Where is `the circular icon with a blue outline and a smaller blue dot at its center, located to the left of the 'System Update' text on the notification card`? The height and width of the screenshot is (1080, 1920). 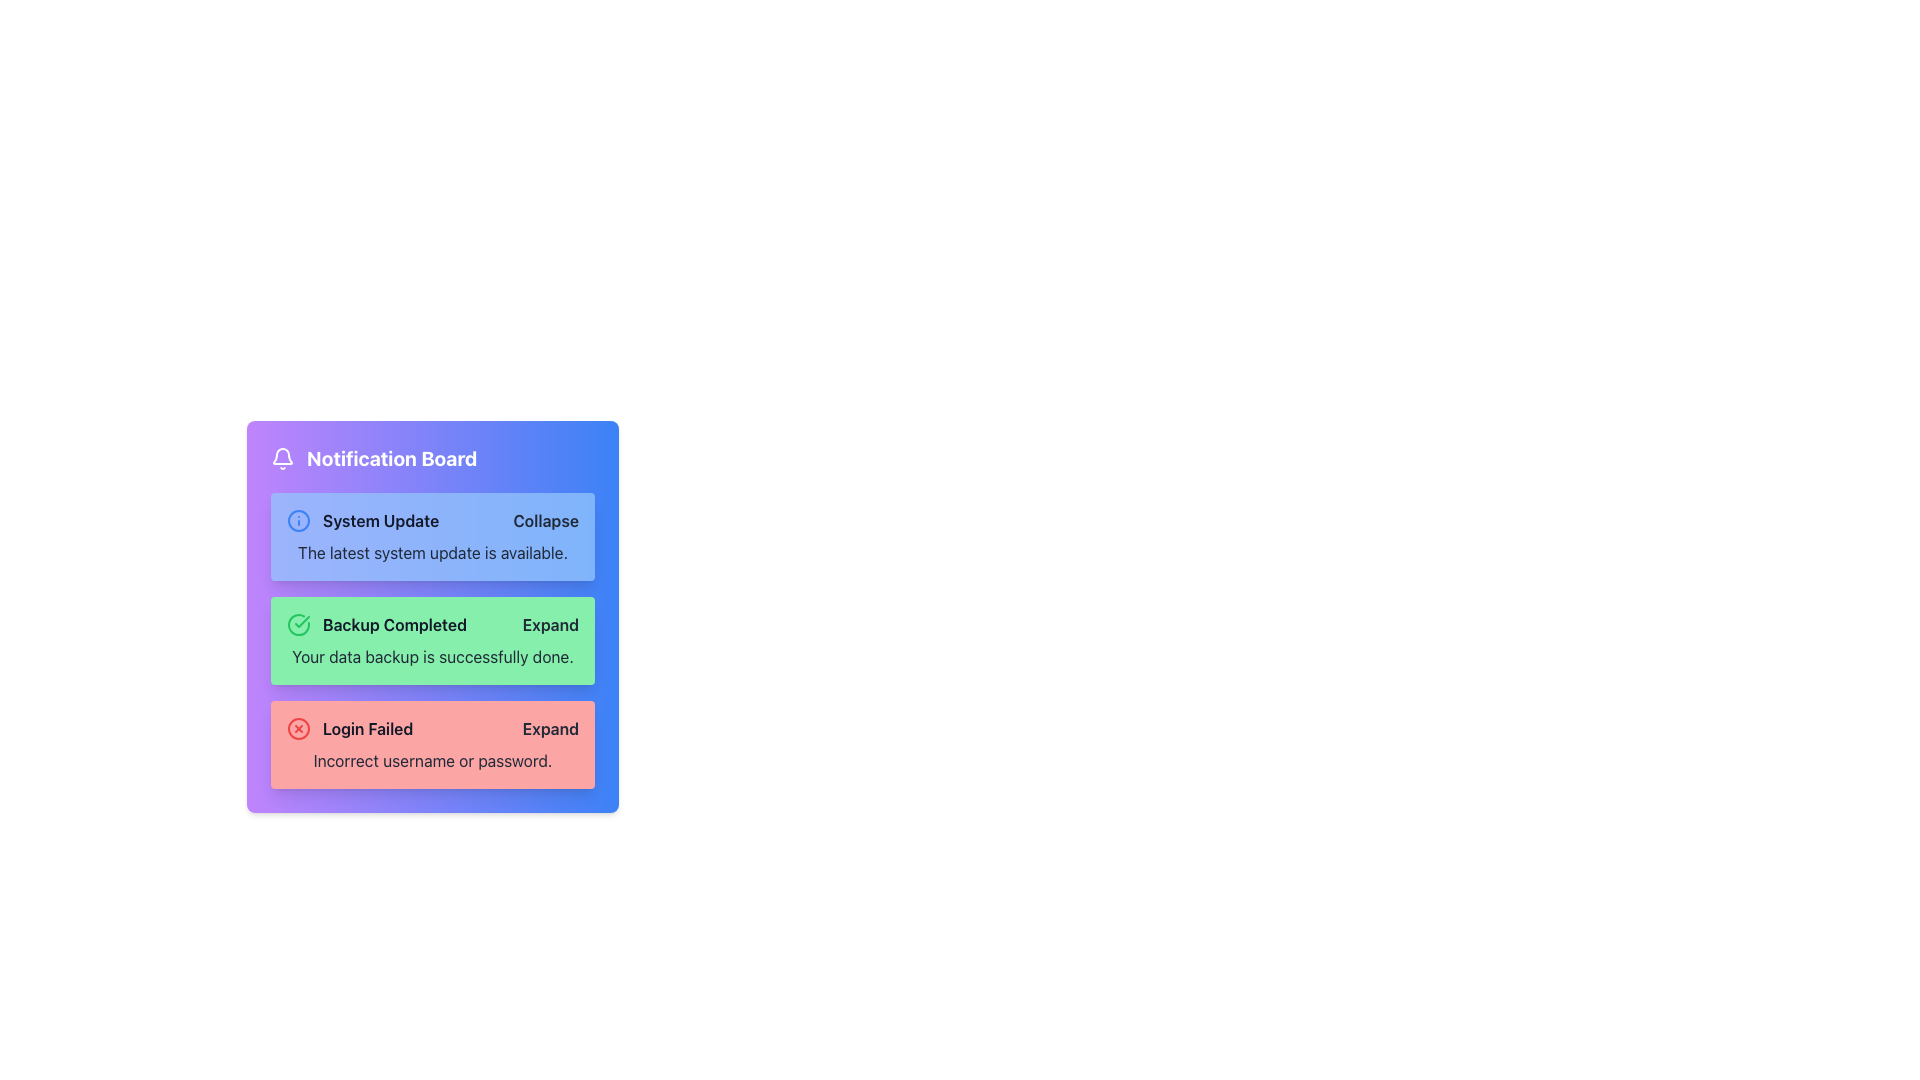 the circular icon with a blue outline and a smaller blue dot at its center, located to the left of the 'System Update' text on the notification card is located at coordinates (297, 519).